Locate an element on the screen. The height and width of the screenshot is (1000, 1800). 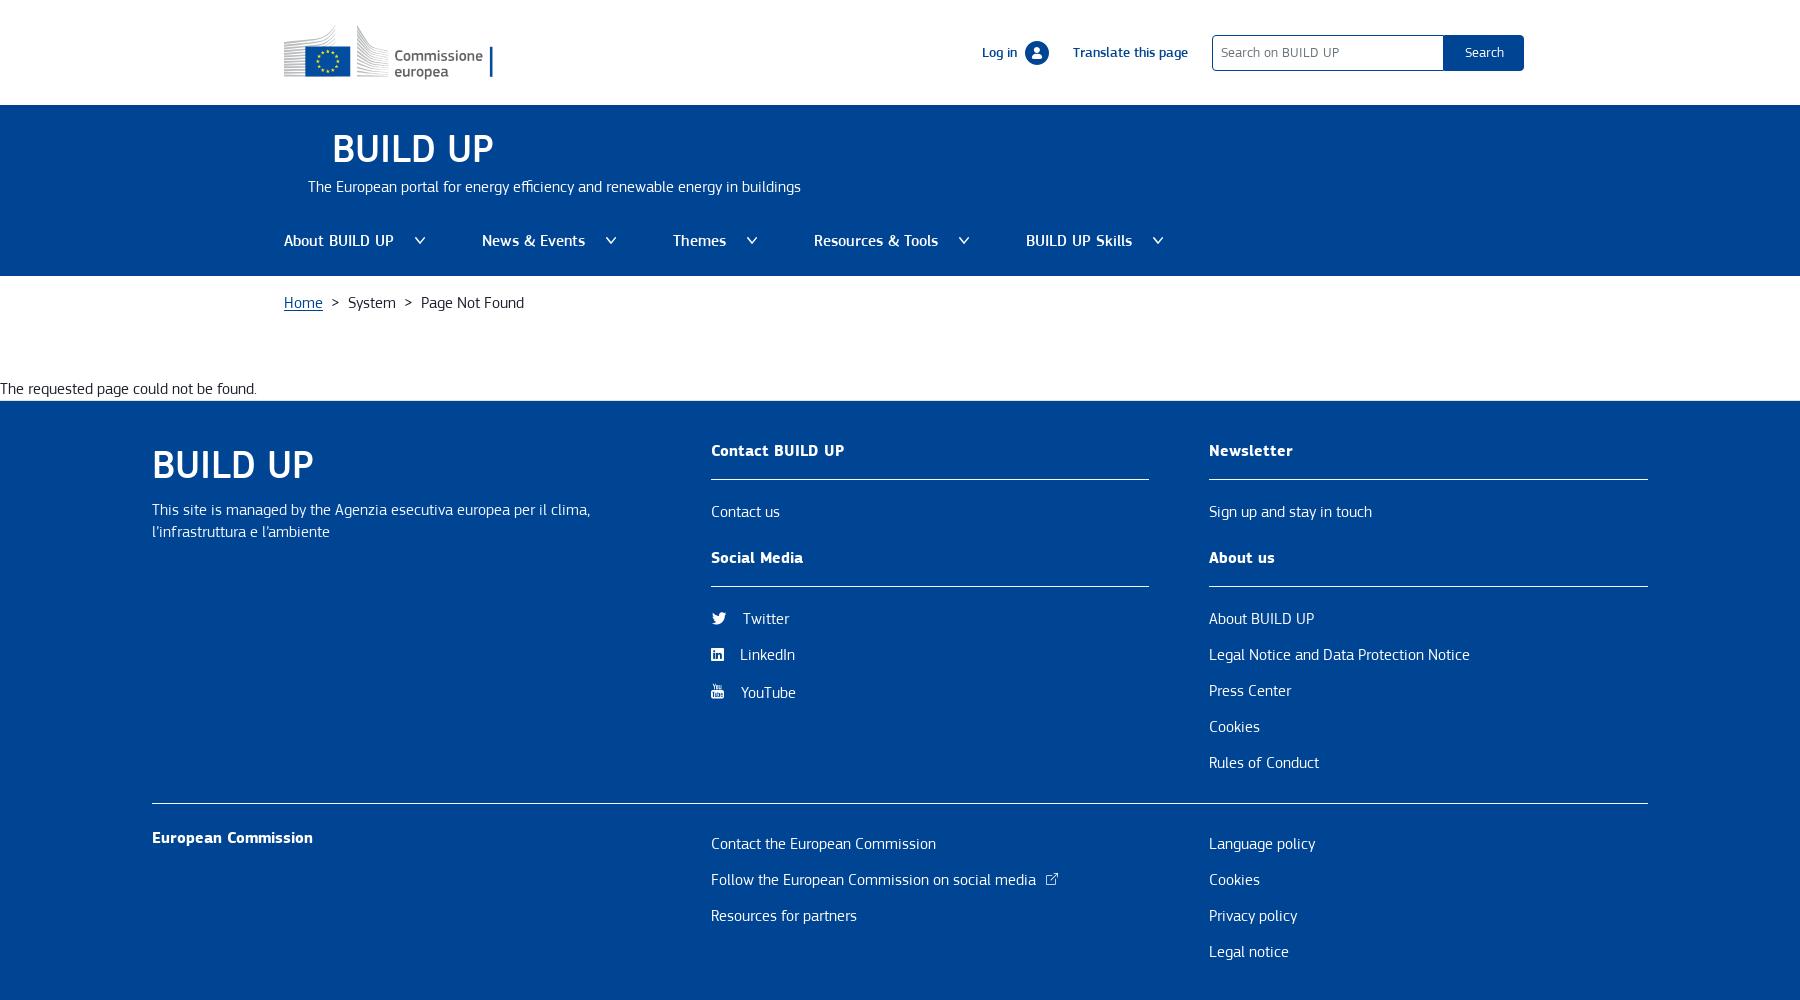
'European Commission' is located at coordinates (231, 836).